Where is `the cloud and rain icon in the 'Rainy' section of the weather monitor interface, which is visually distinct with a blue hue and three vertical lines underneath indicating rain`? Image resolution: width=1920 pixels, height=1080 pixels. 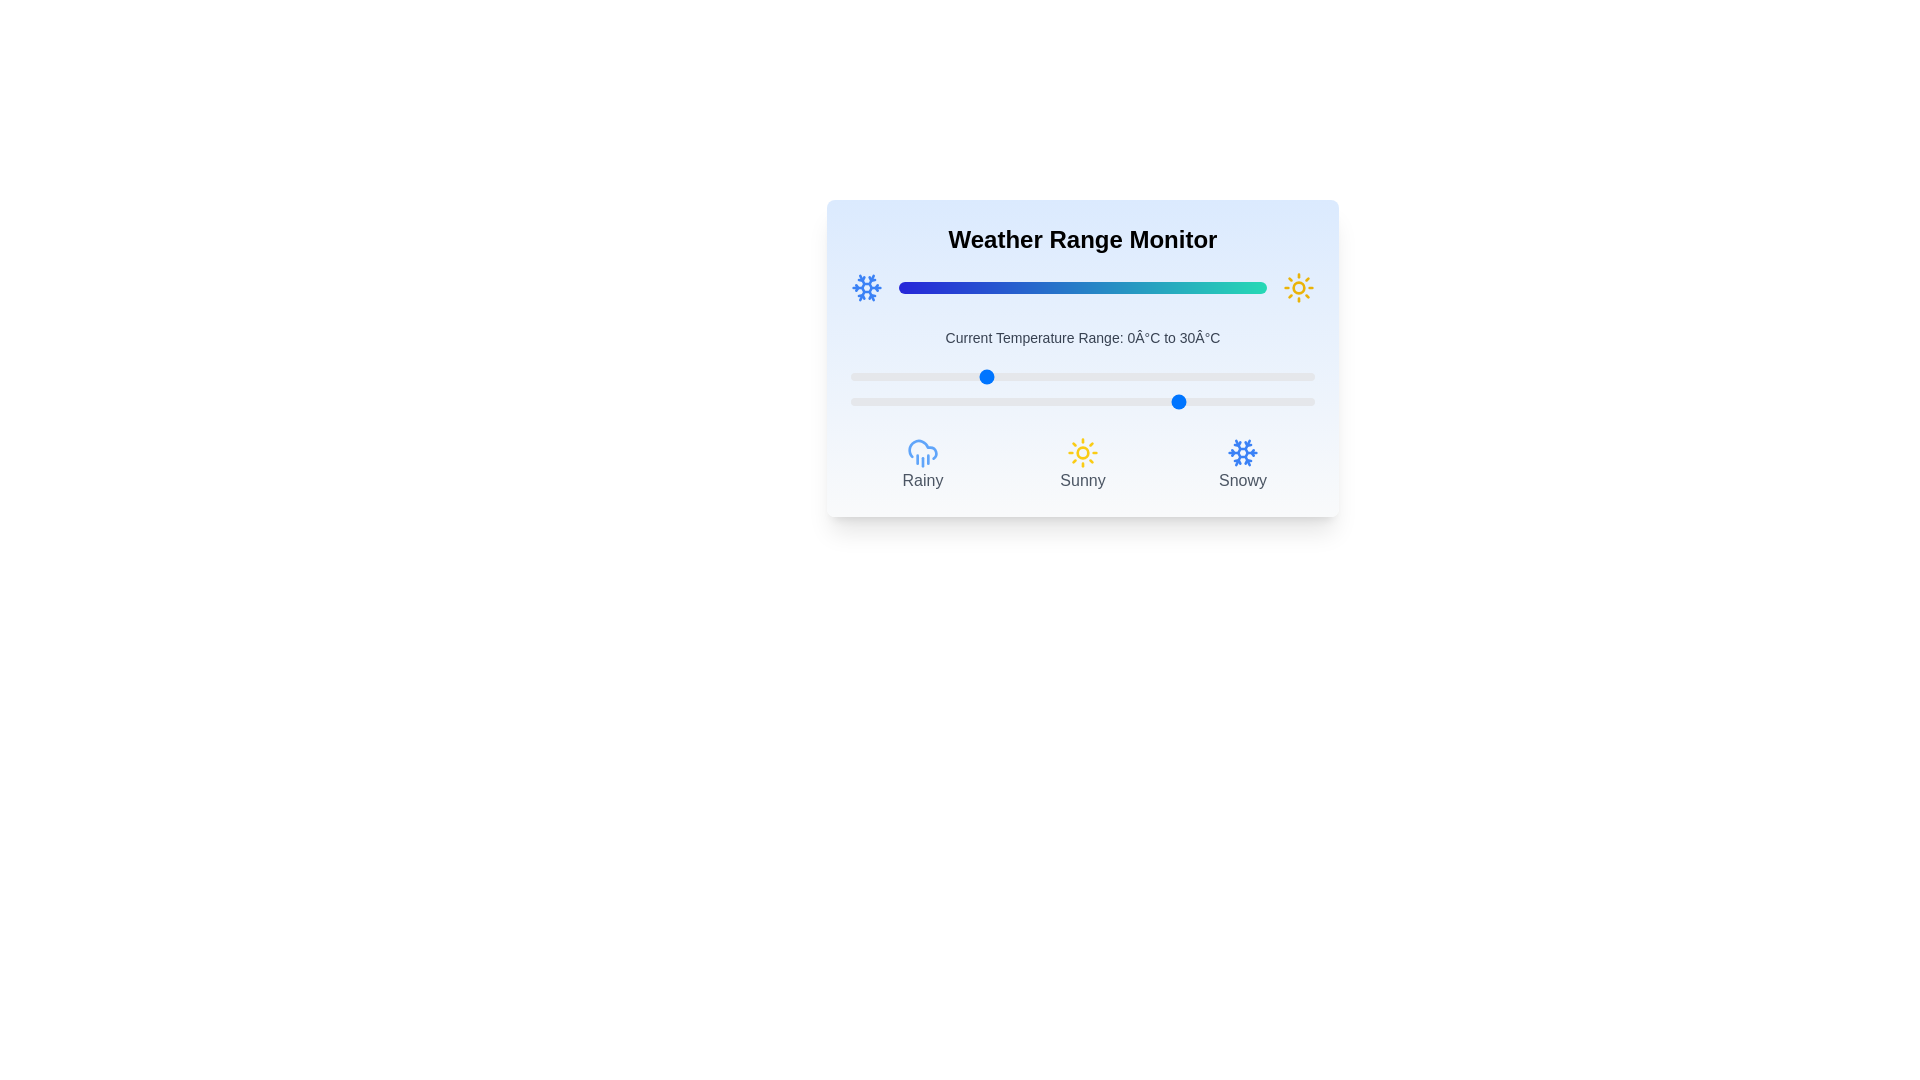
the cloud and rain icon in the 'Rainy' section of the weather monitor interface, which is visually distinct with a blue hue and three vertical lines underneath indicating rain is located at coordinates (921, 452).